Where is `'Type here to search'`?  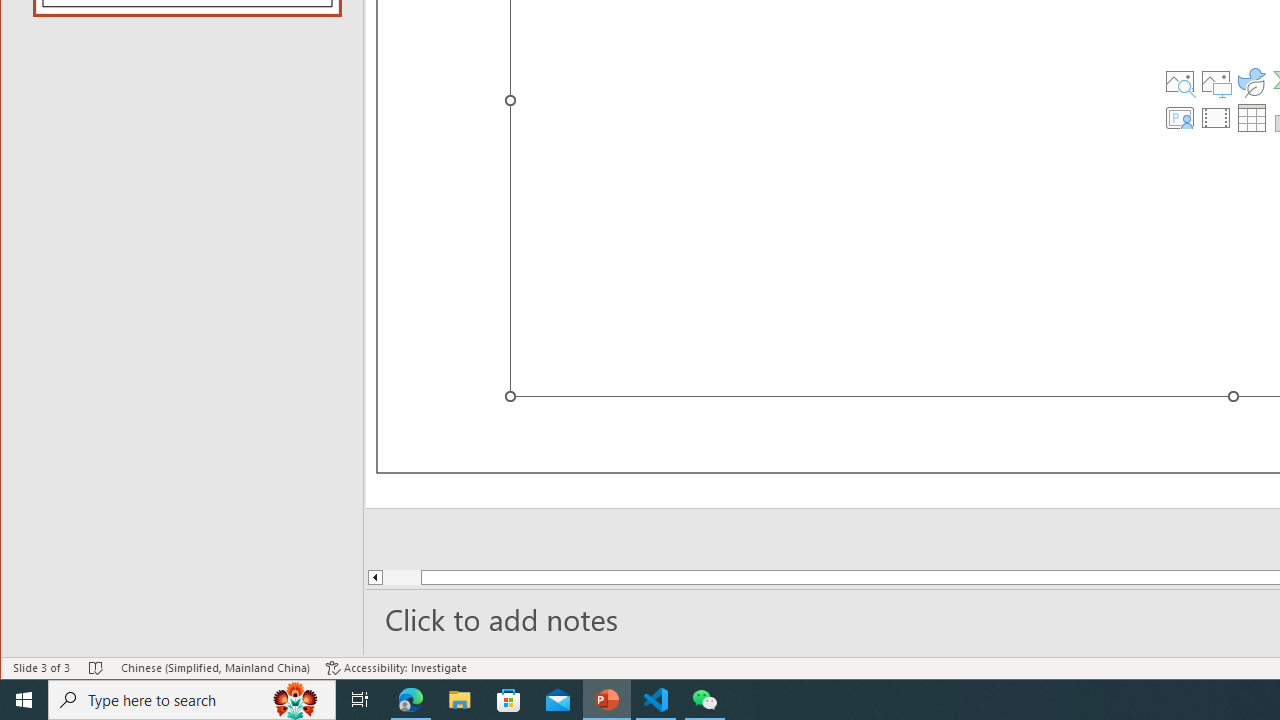 'Type here to search' is located at coordinates (192, 698).